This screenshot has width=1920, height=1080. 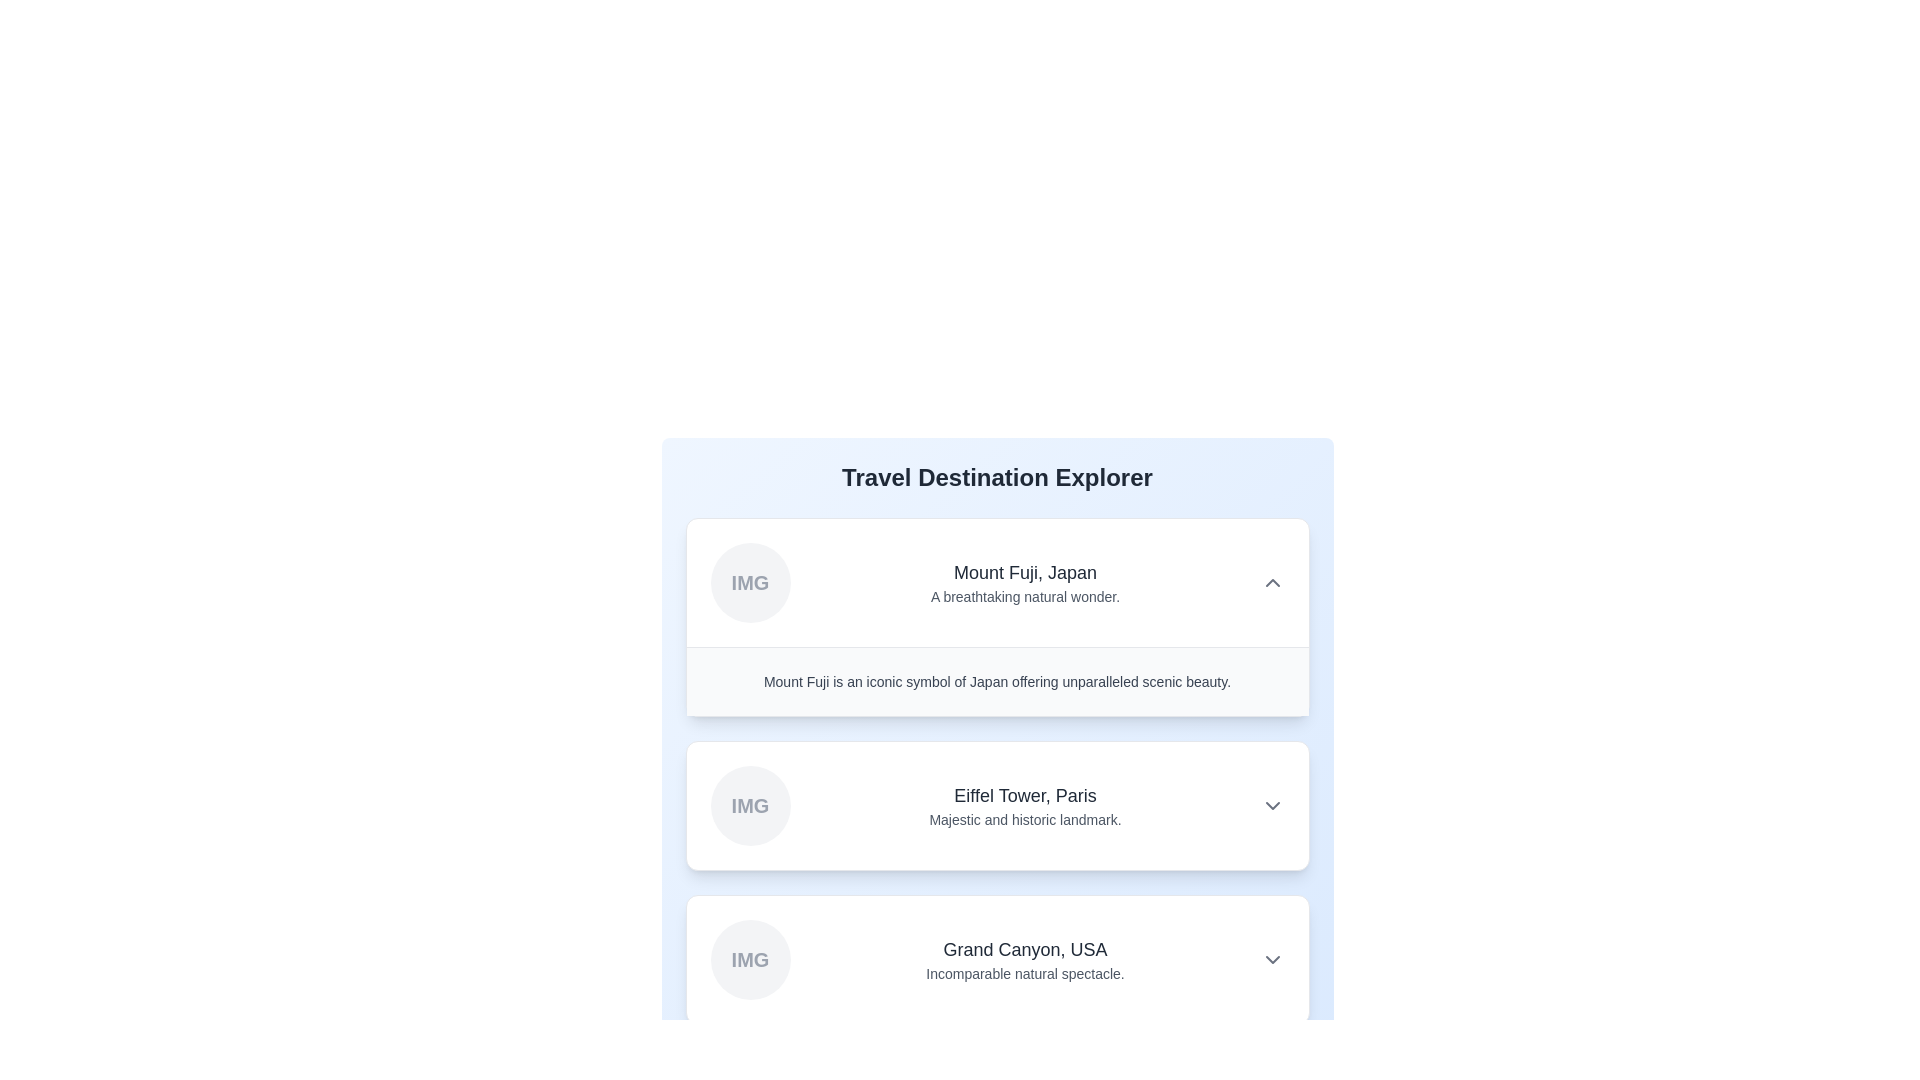 What do you see at coordinates (1271, 959) in the screenshot?
I see `the expand/collapse button for the destination Grand Canyon, USA` at bounding box center [1271, 959].